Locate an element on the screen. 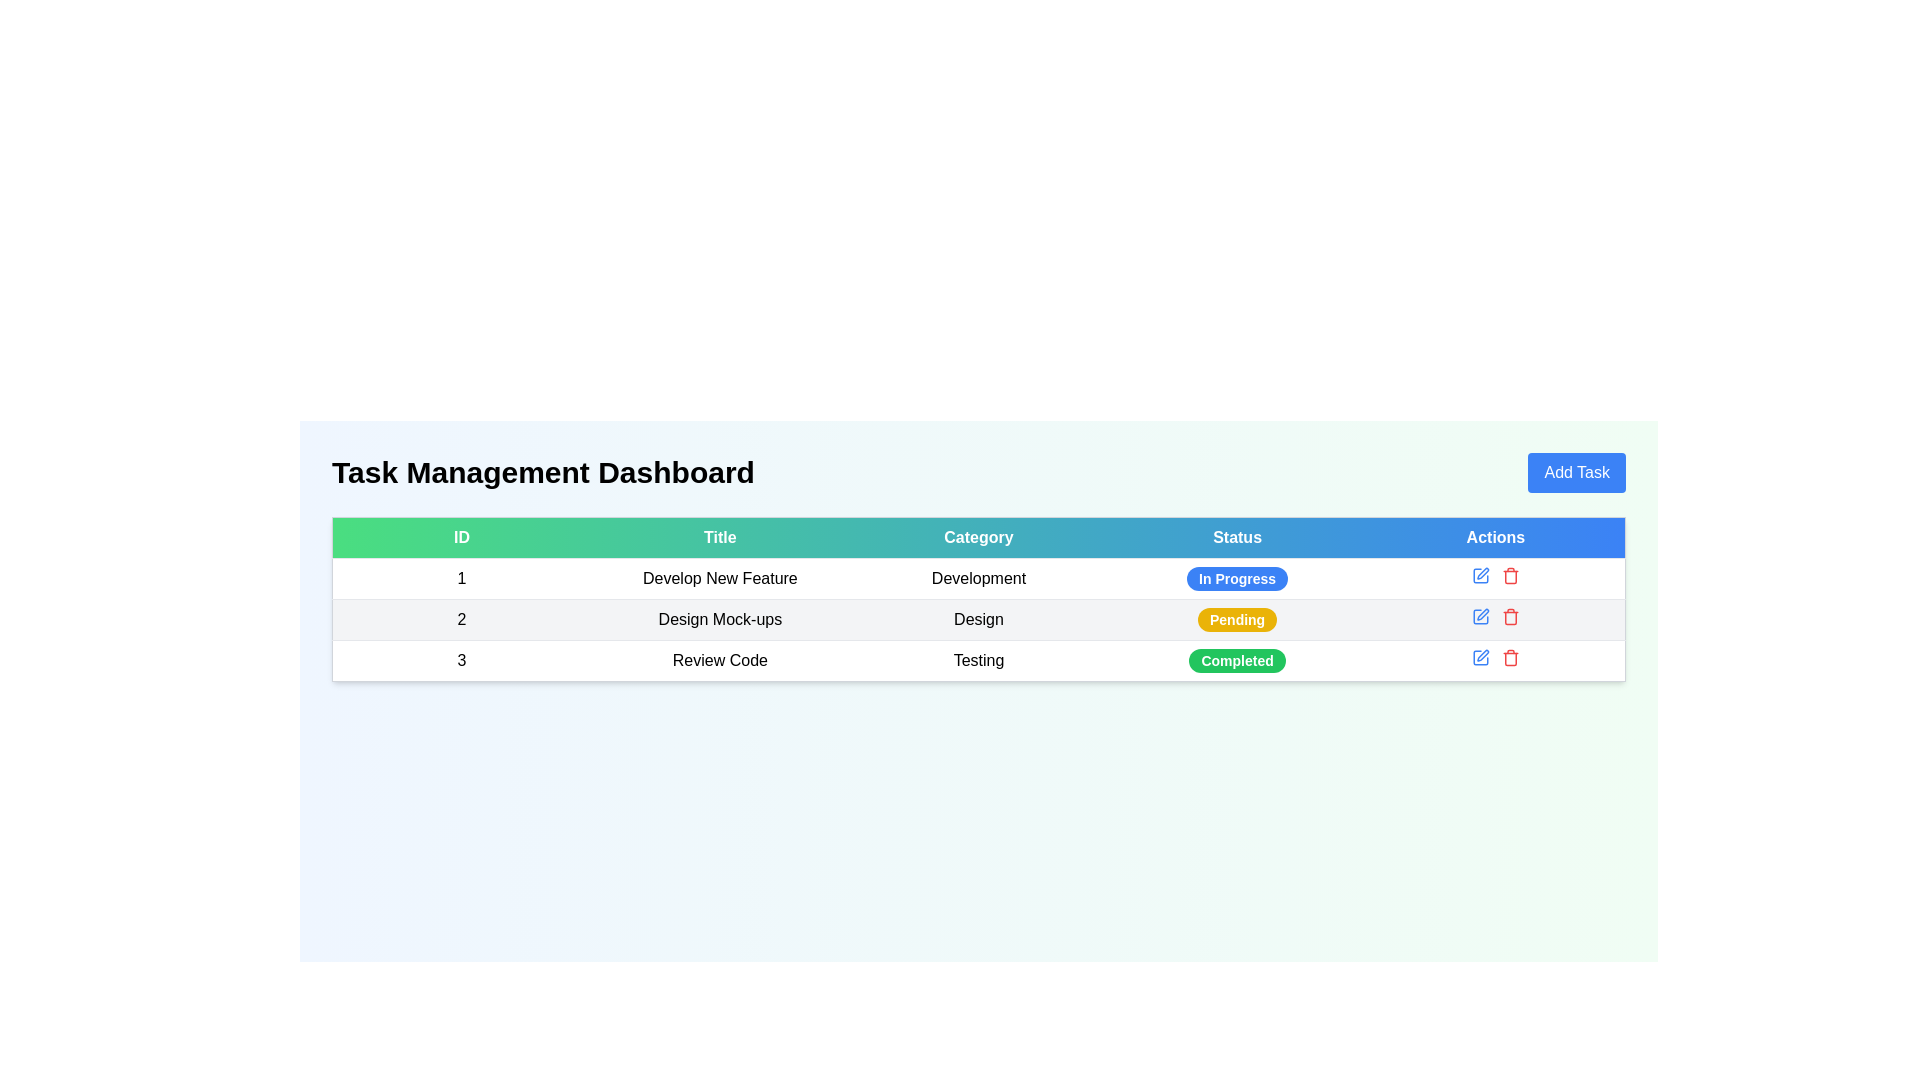 This screenshot has height=1080, width=1920. the title text element that serves as the heading for the interface, located above the 'Add Task' button is located at coordinates (543, 473).